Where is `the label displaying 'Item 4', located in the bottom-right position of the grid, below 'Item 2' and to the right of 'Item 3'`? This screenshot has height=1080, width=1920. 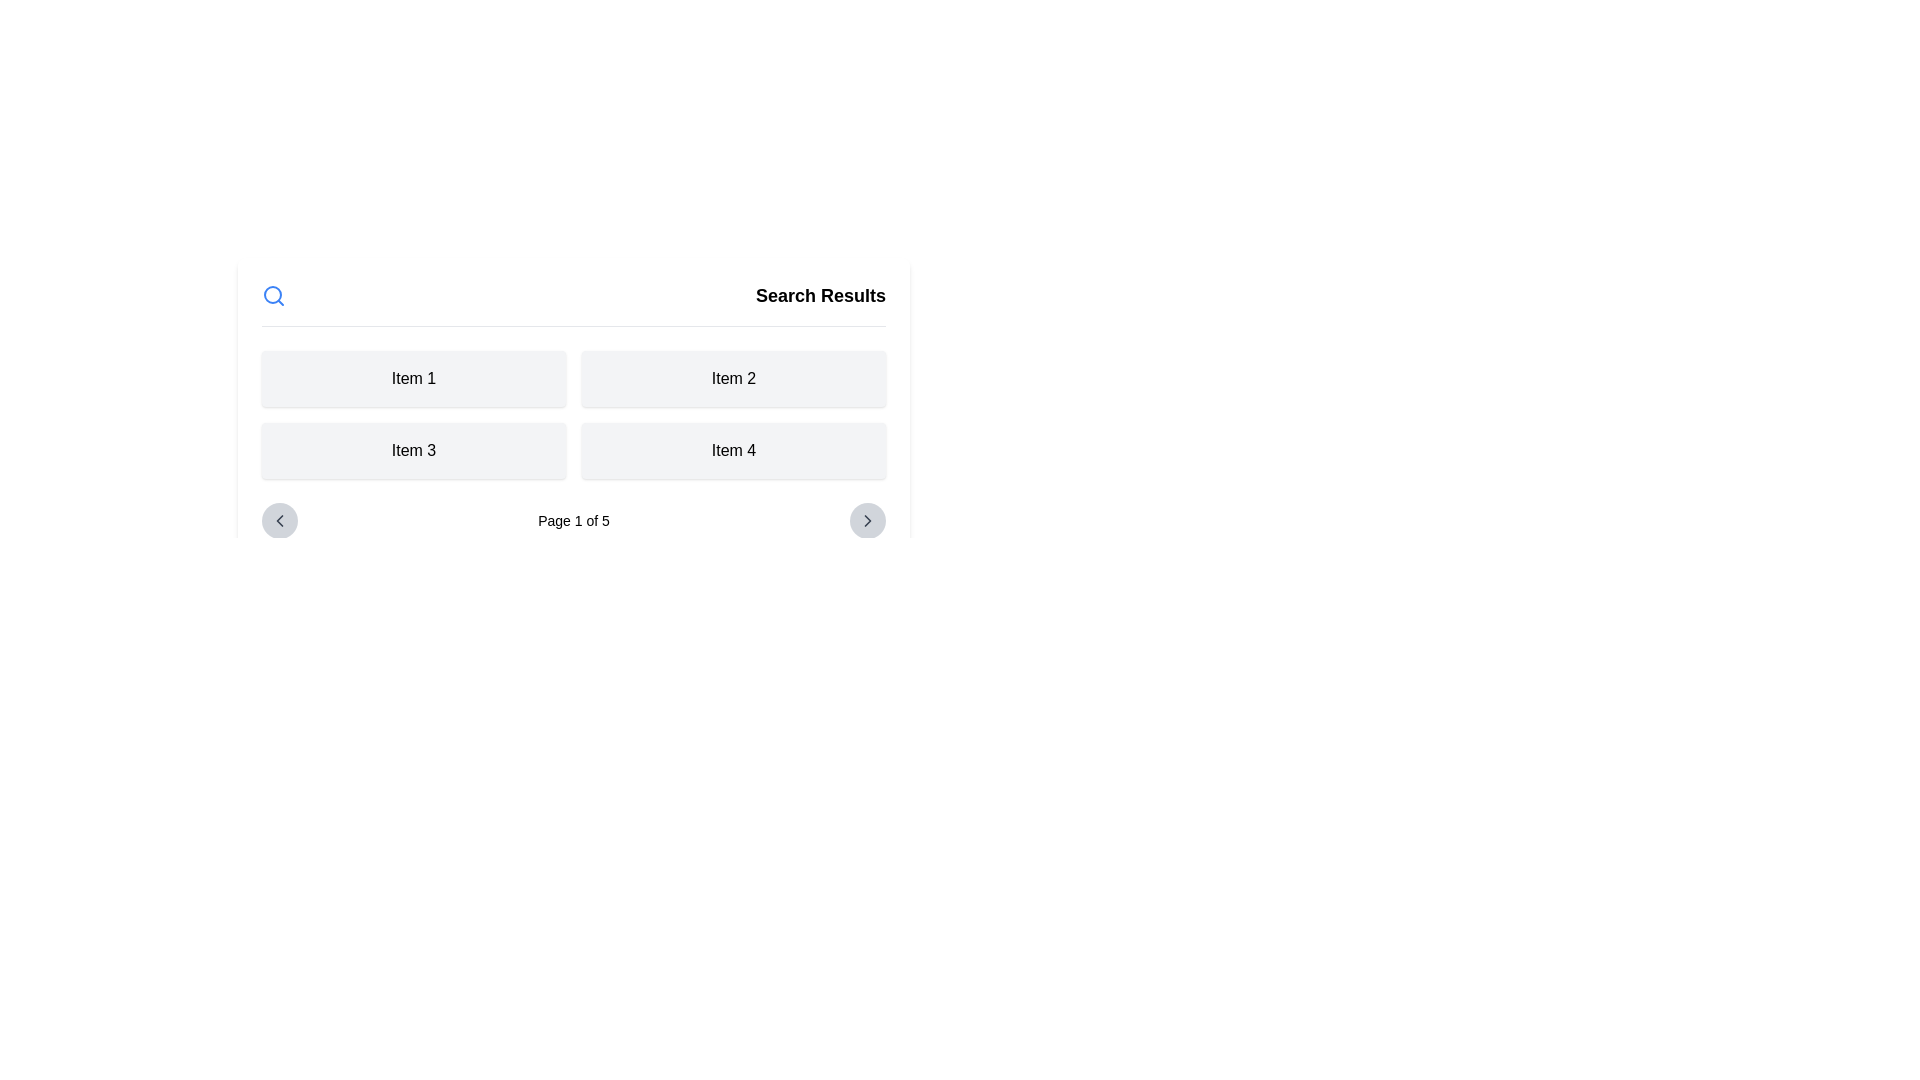
the label displaying 'Item 4', located in the bottom-right position of the grid, below 'Item 2' and to the right of 'Item 3' is located at coordinates (733, 451).